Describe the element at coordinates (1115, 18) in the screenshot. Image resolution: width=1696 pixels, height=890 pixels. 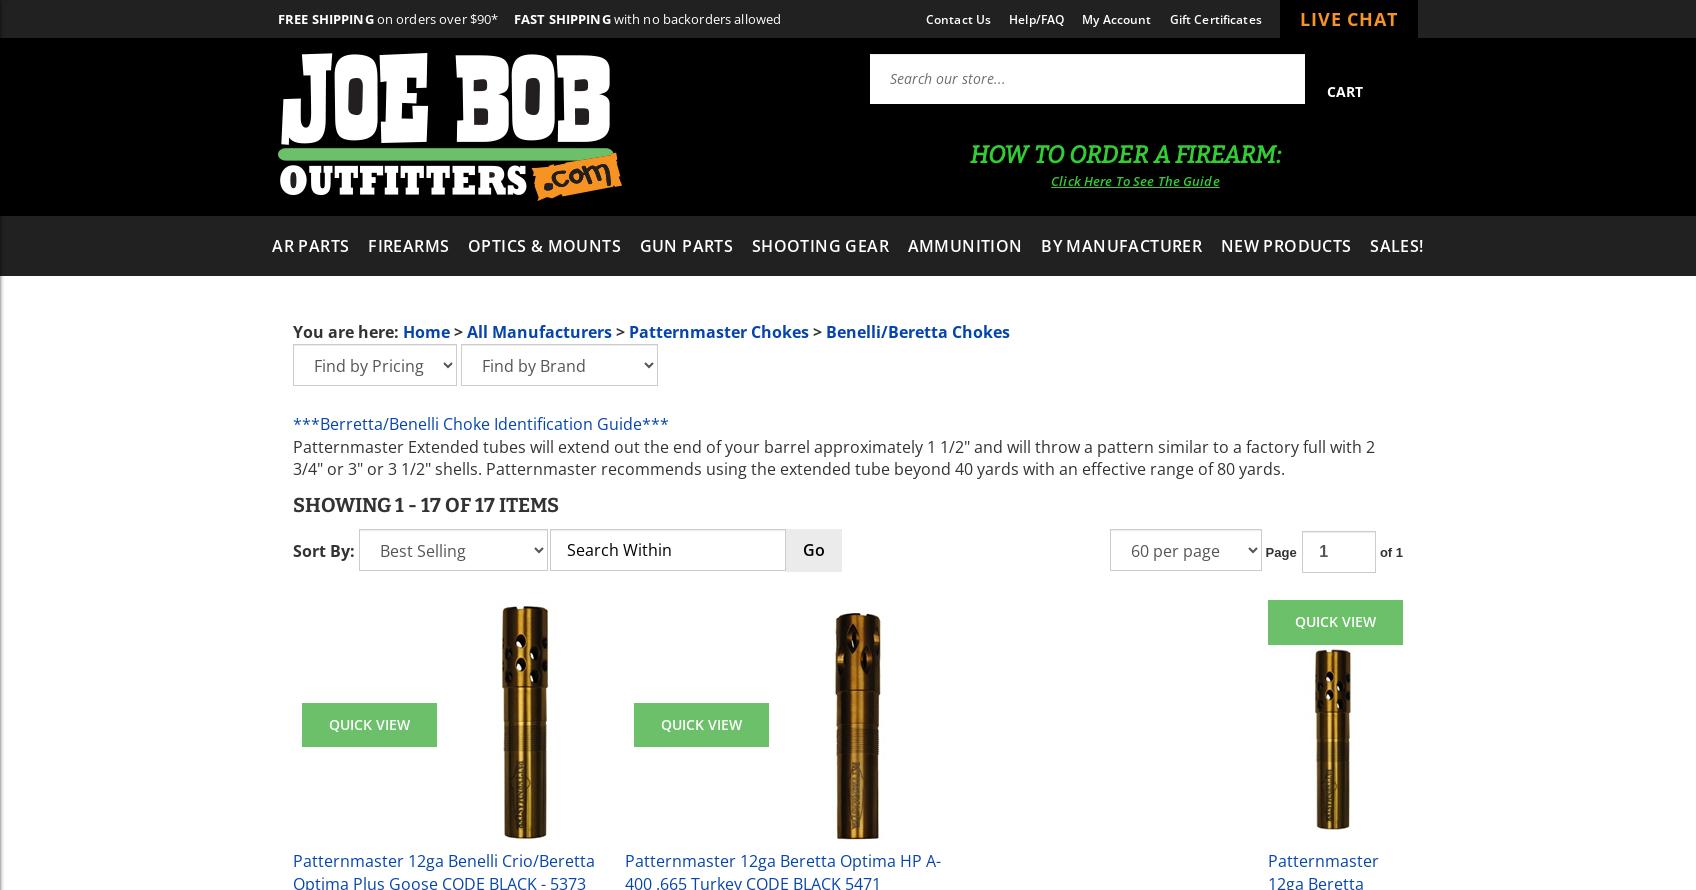
I see `'My Account'` at that location.